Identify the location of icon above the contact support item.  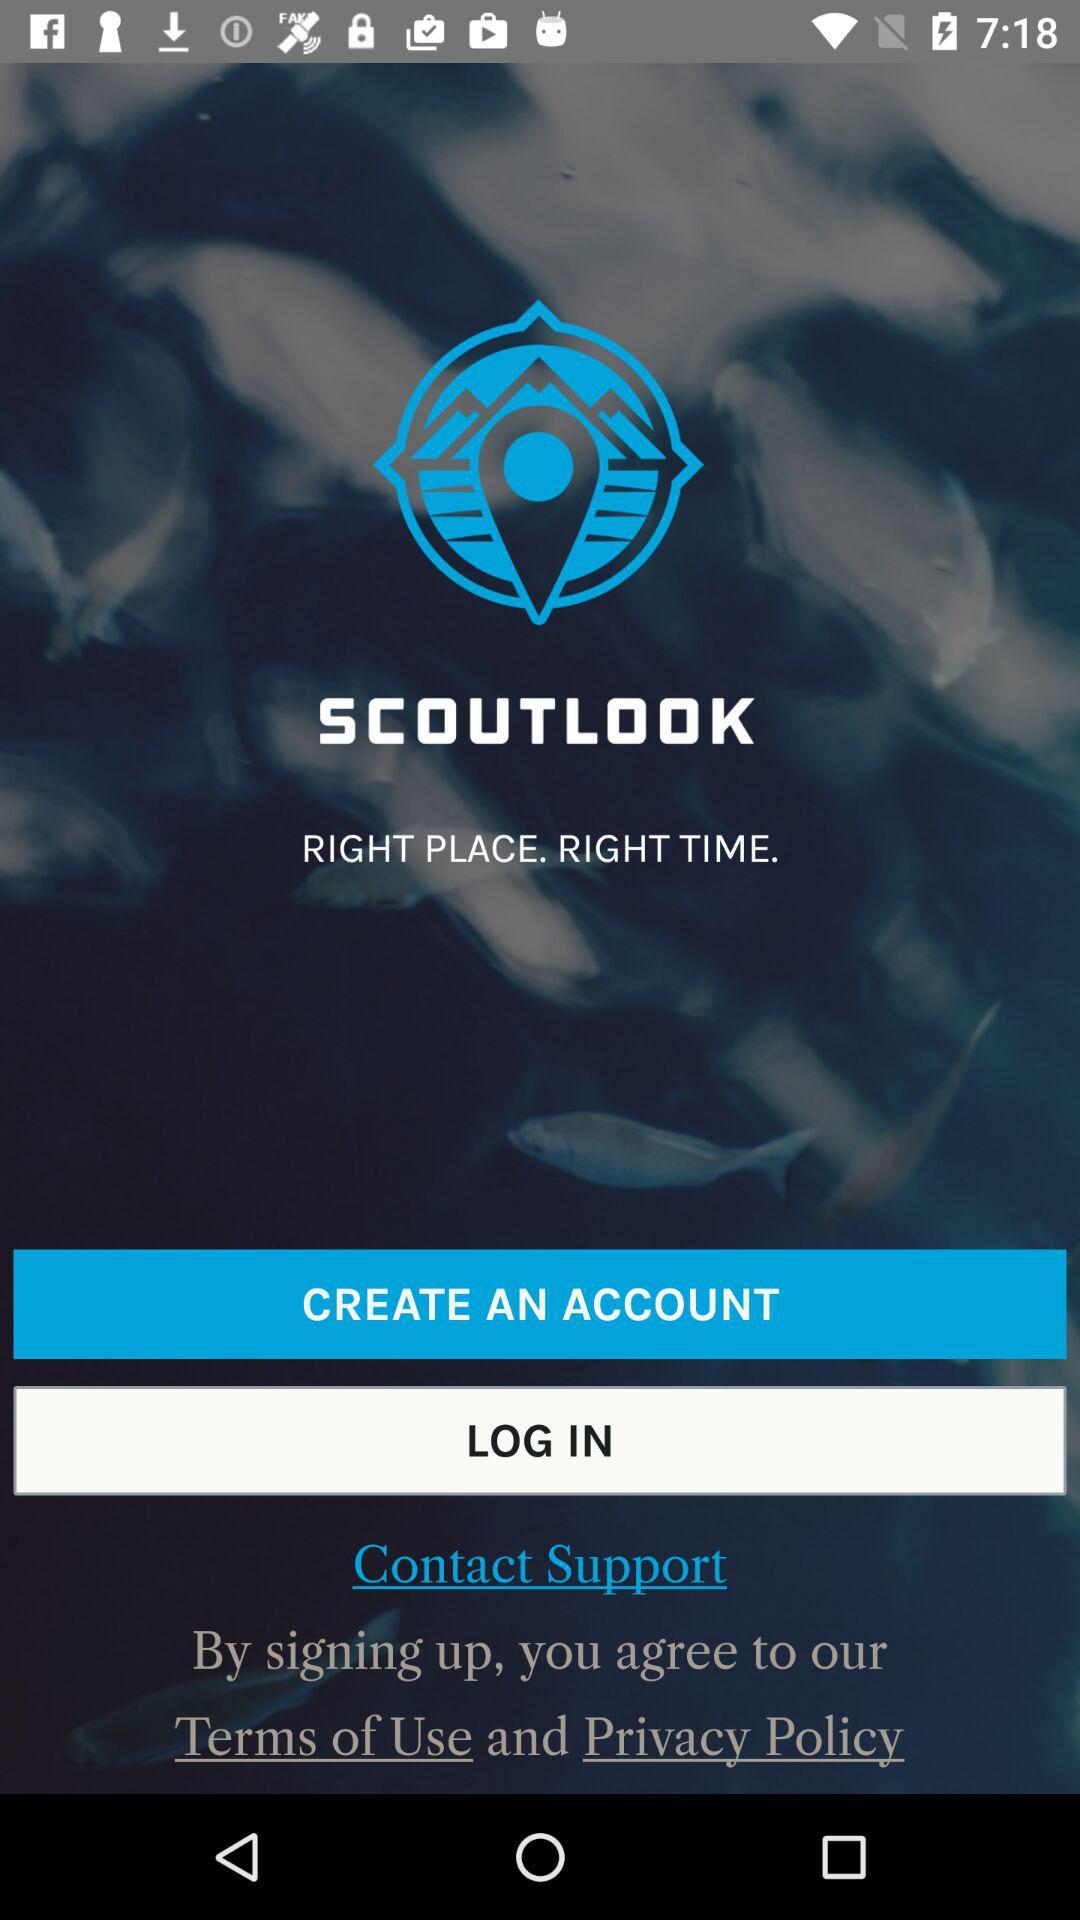
(540, 1440).